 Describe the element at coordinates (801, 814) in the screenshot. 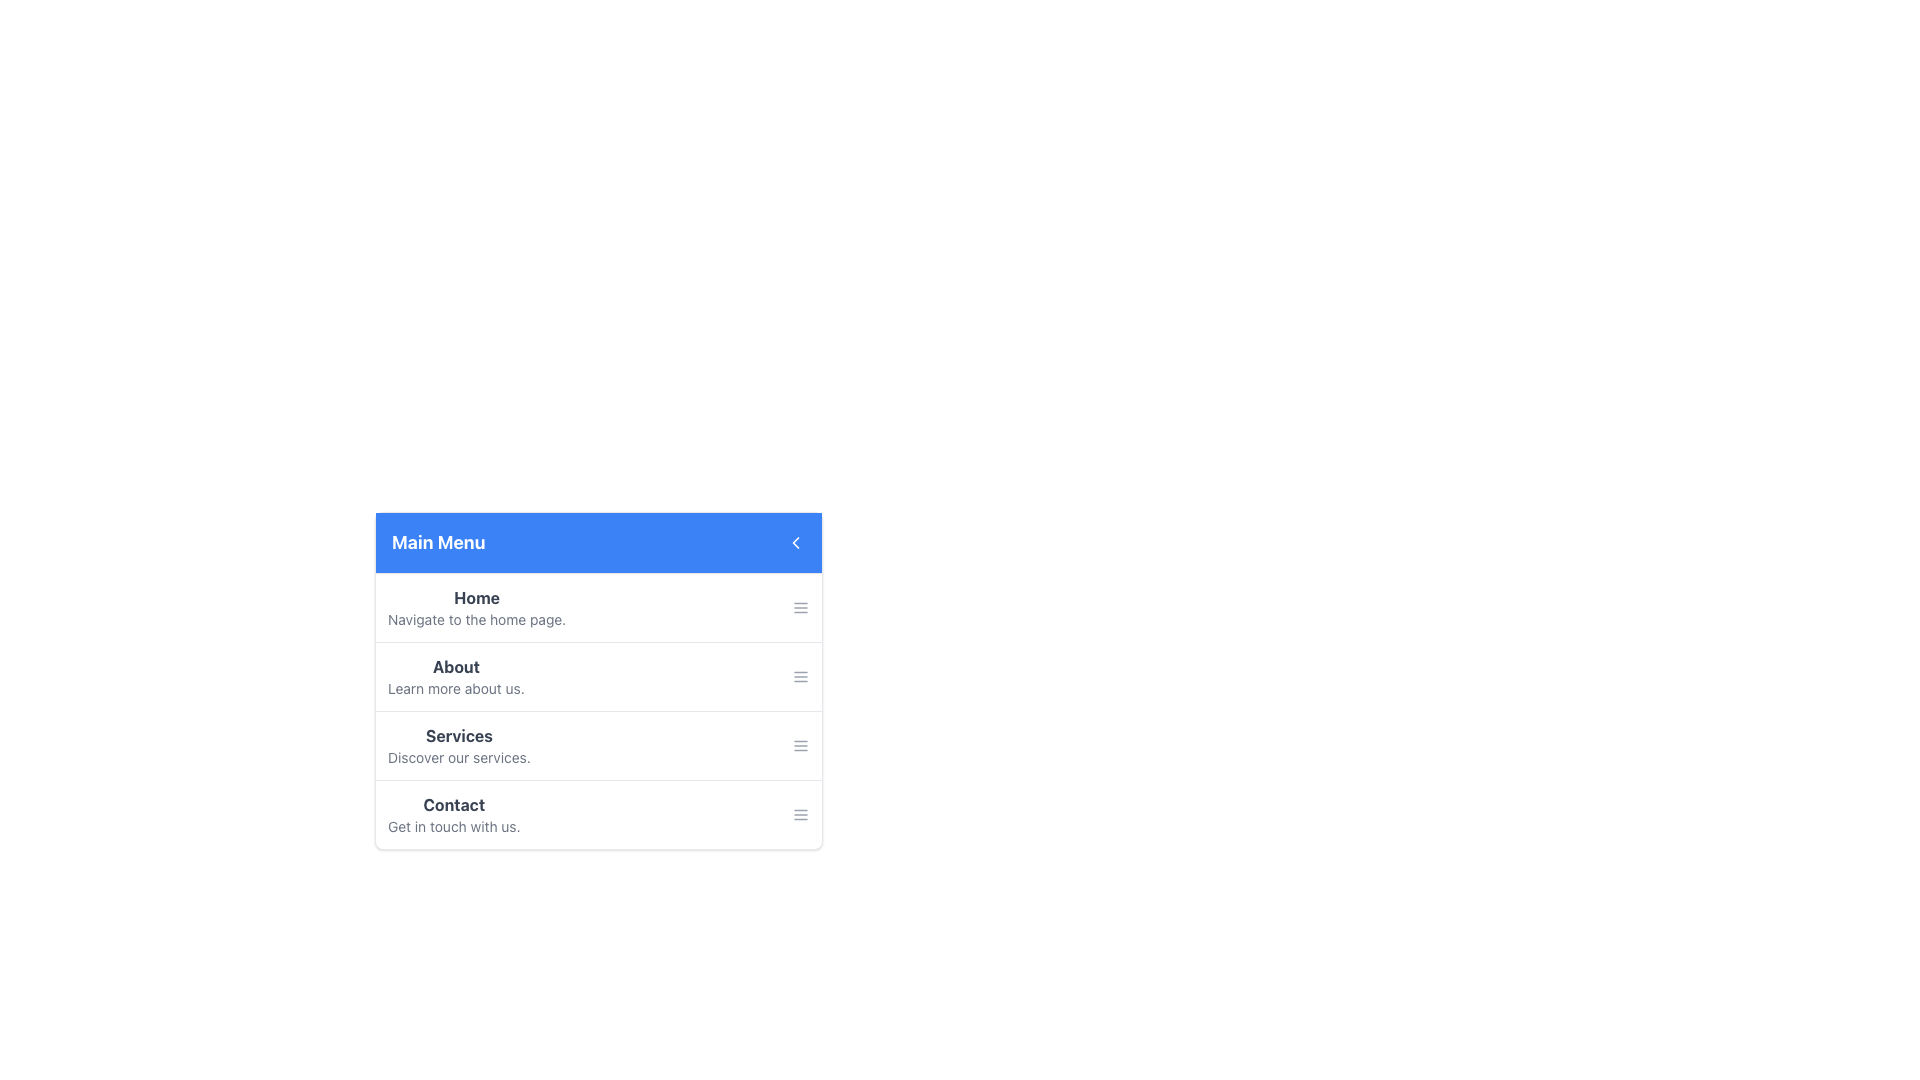

I see `the Menu Icon located in the 'Contact' row, which is aligned to the right of the text 'Get in touch with us'` at that location.